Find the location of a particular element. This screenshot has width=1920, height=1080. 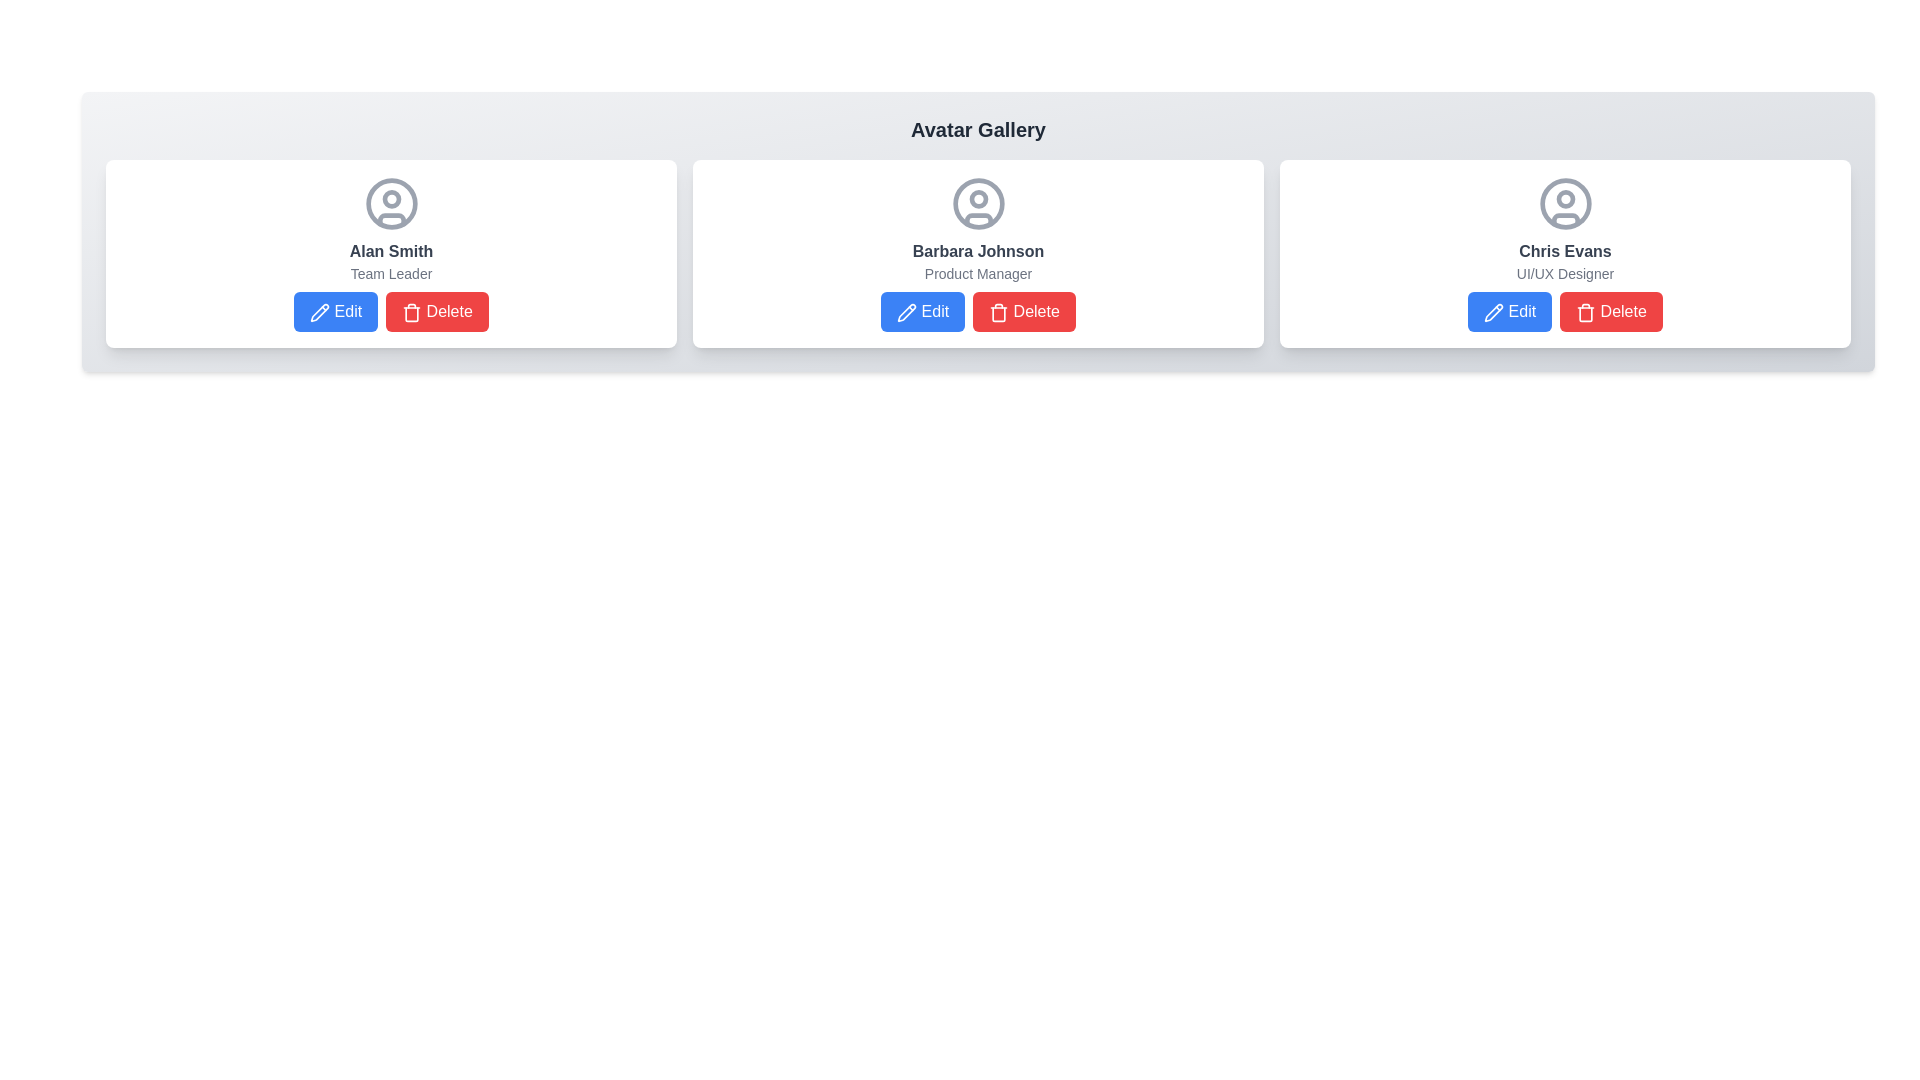

the text label displaying 'Team Leader', which is located beneath 'Alan Smith' within the card section is located at coordinates (391, 273).